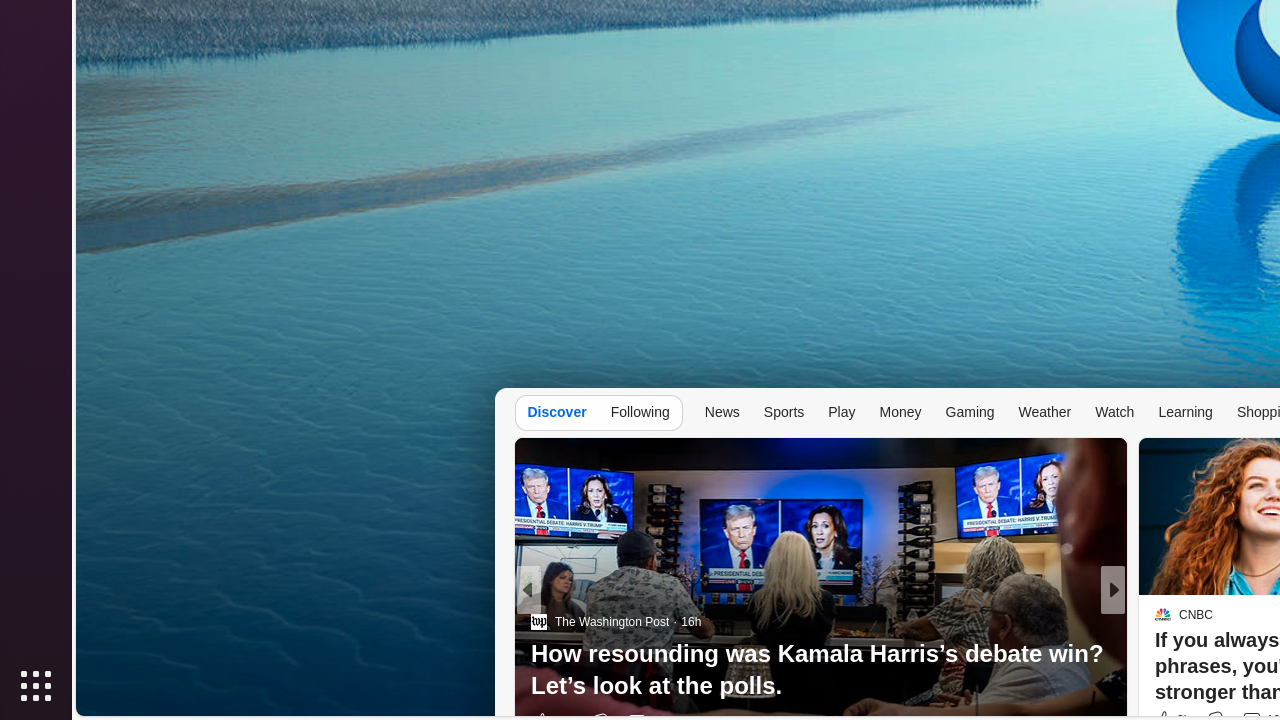 Image resolution: width=1280 pixels, height=720 pixels. I want to click on 'Weather', so click(1043, 410).